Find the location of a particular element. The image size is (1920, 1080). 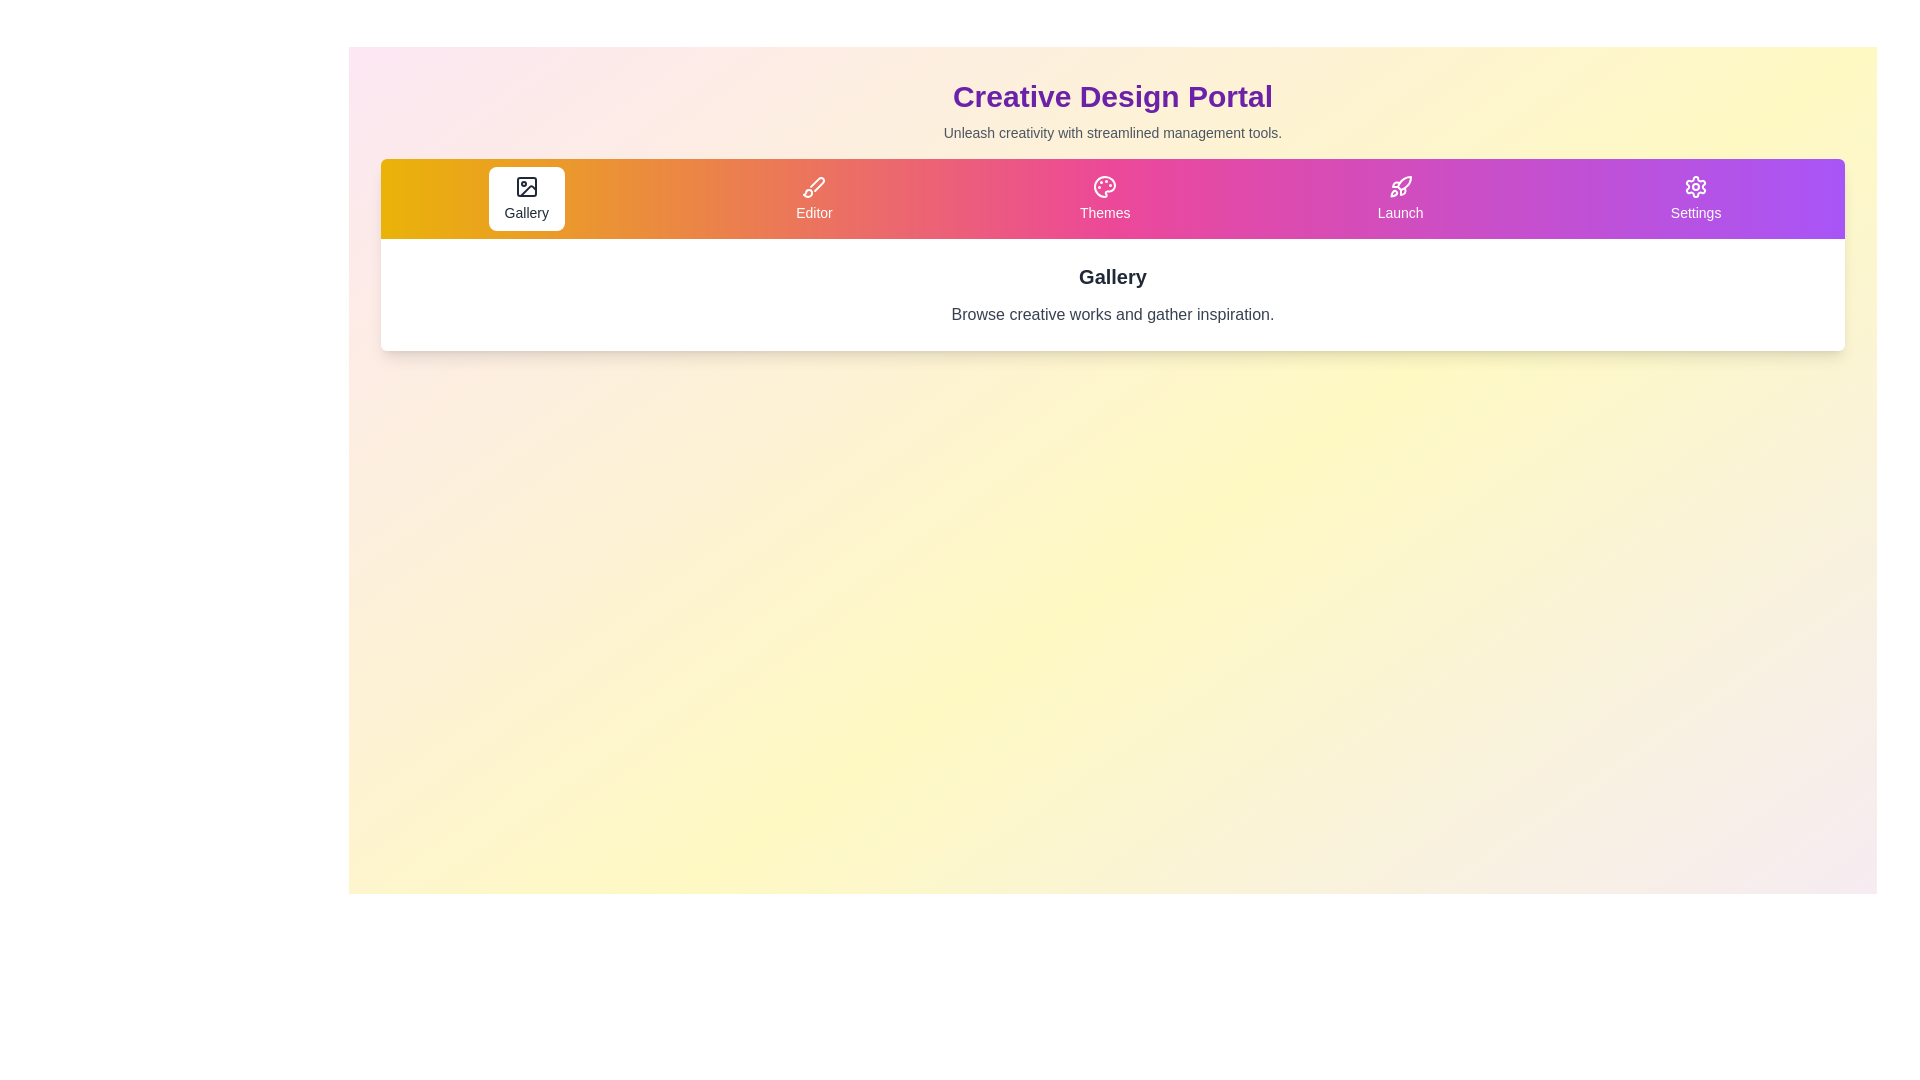

the static text heading at the top center of the interface, which serves as the main branding identifier for the application is located at coordinates (1112, 96).